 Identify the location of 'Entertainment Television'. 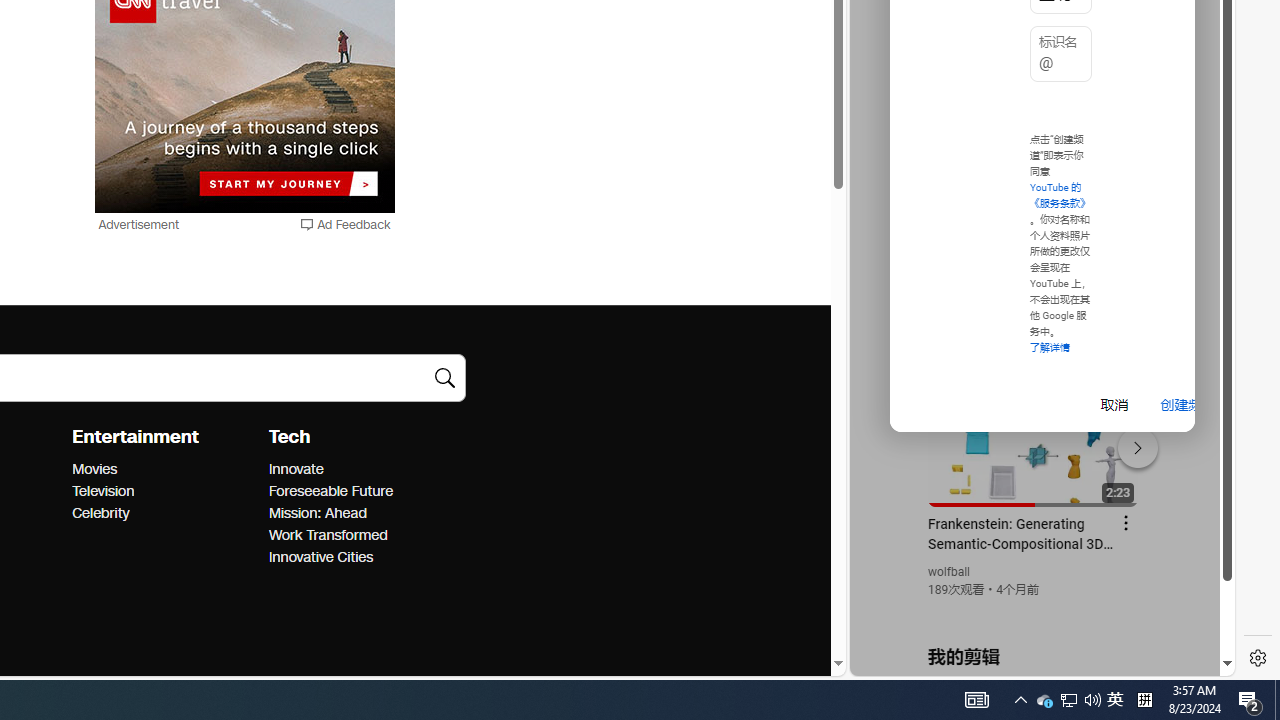
(102, 491).